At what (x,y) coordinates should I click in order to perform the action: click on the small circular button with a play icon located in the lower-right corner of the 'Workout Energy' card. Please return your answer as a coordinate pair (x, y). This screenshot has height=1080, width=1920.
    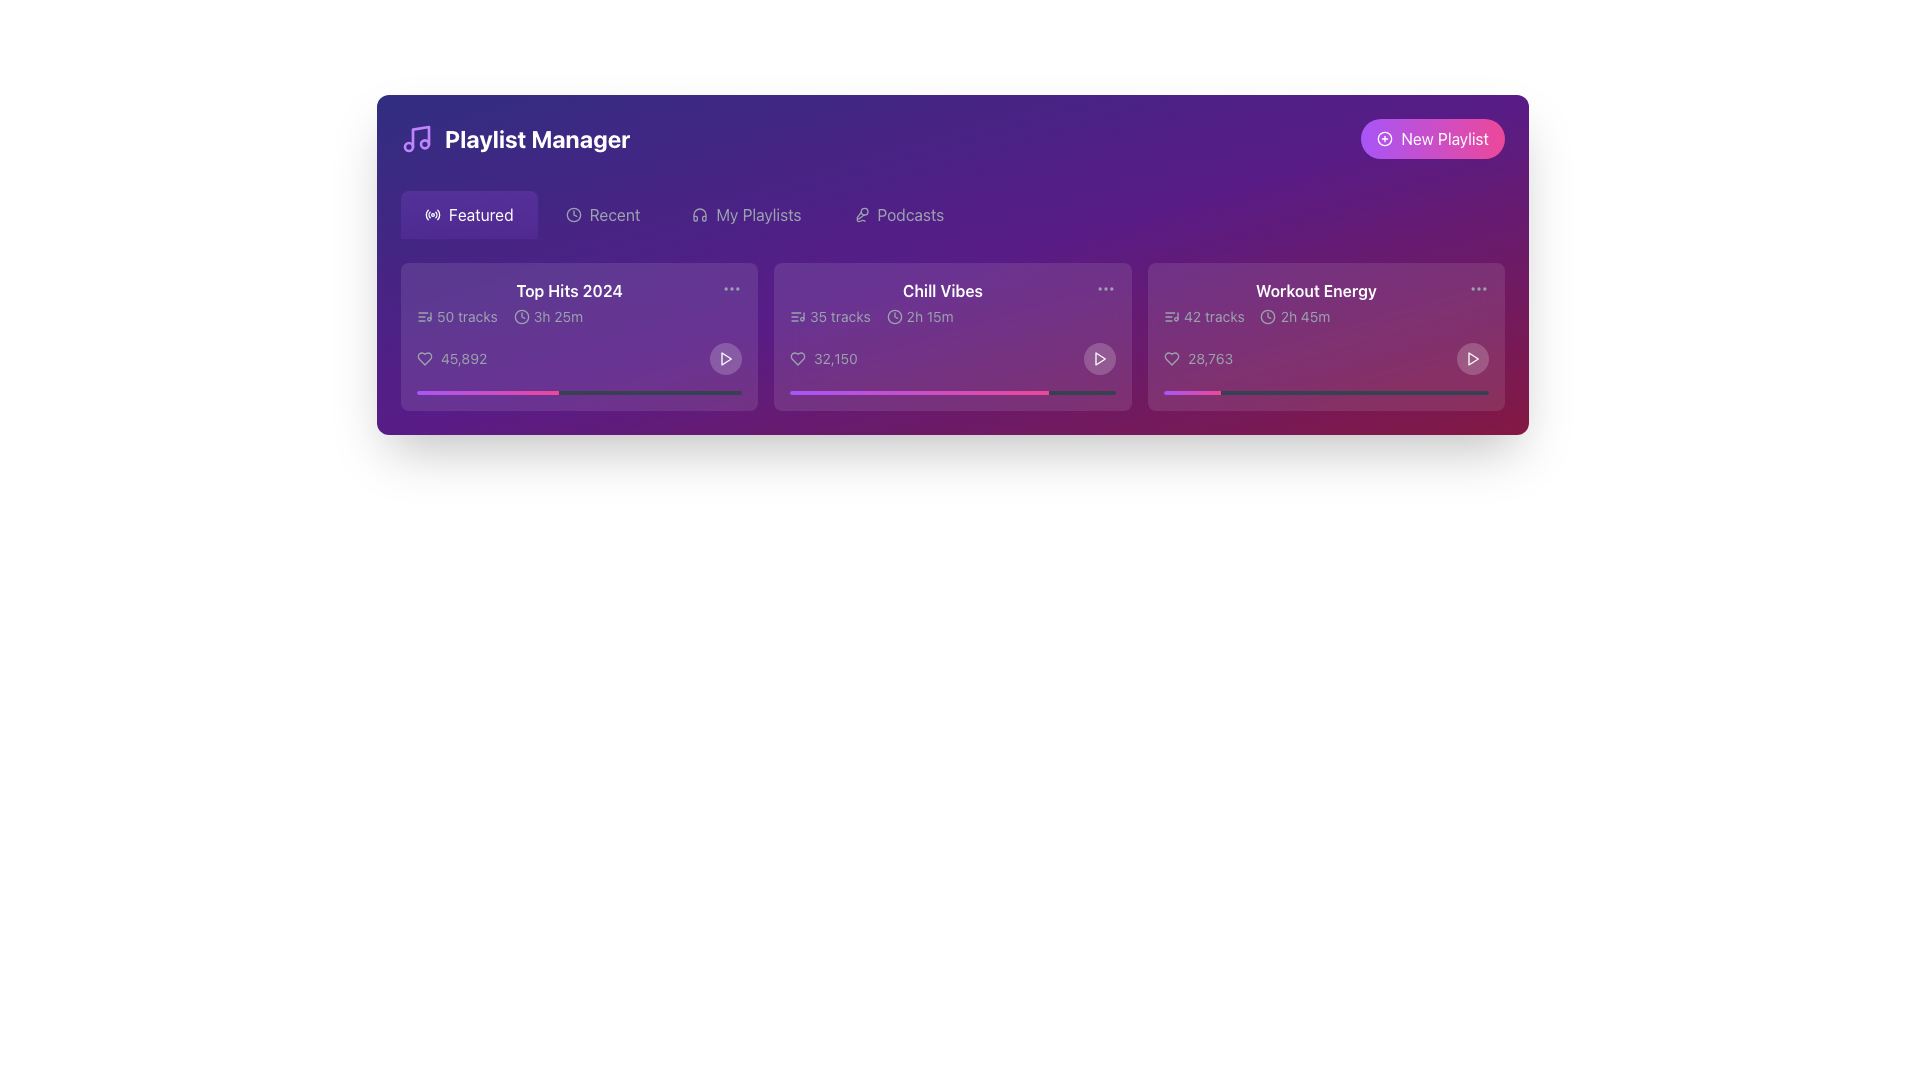
    Looking at the image, I should click on (1473, 357).